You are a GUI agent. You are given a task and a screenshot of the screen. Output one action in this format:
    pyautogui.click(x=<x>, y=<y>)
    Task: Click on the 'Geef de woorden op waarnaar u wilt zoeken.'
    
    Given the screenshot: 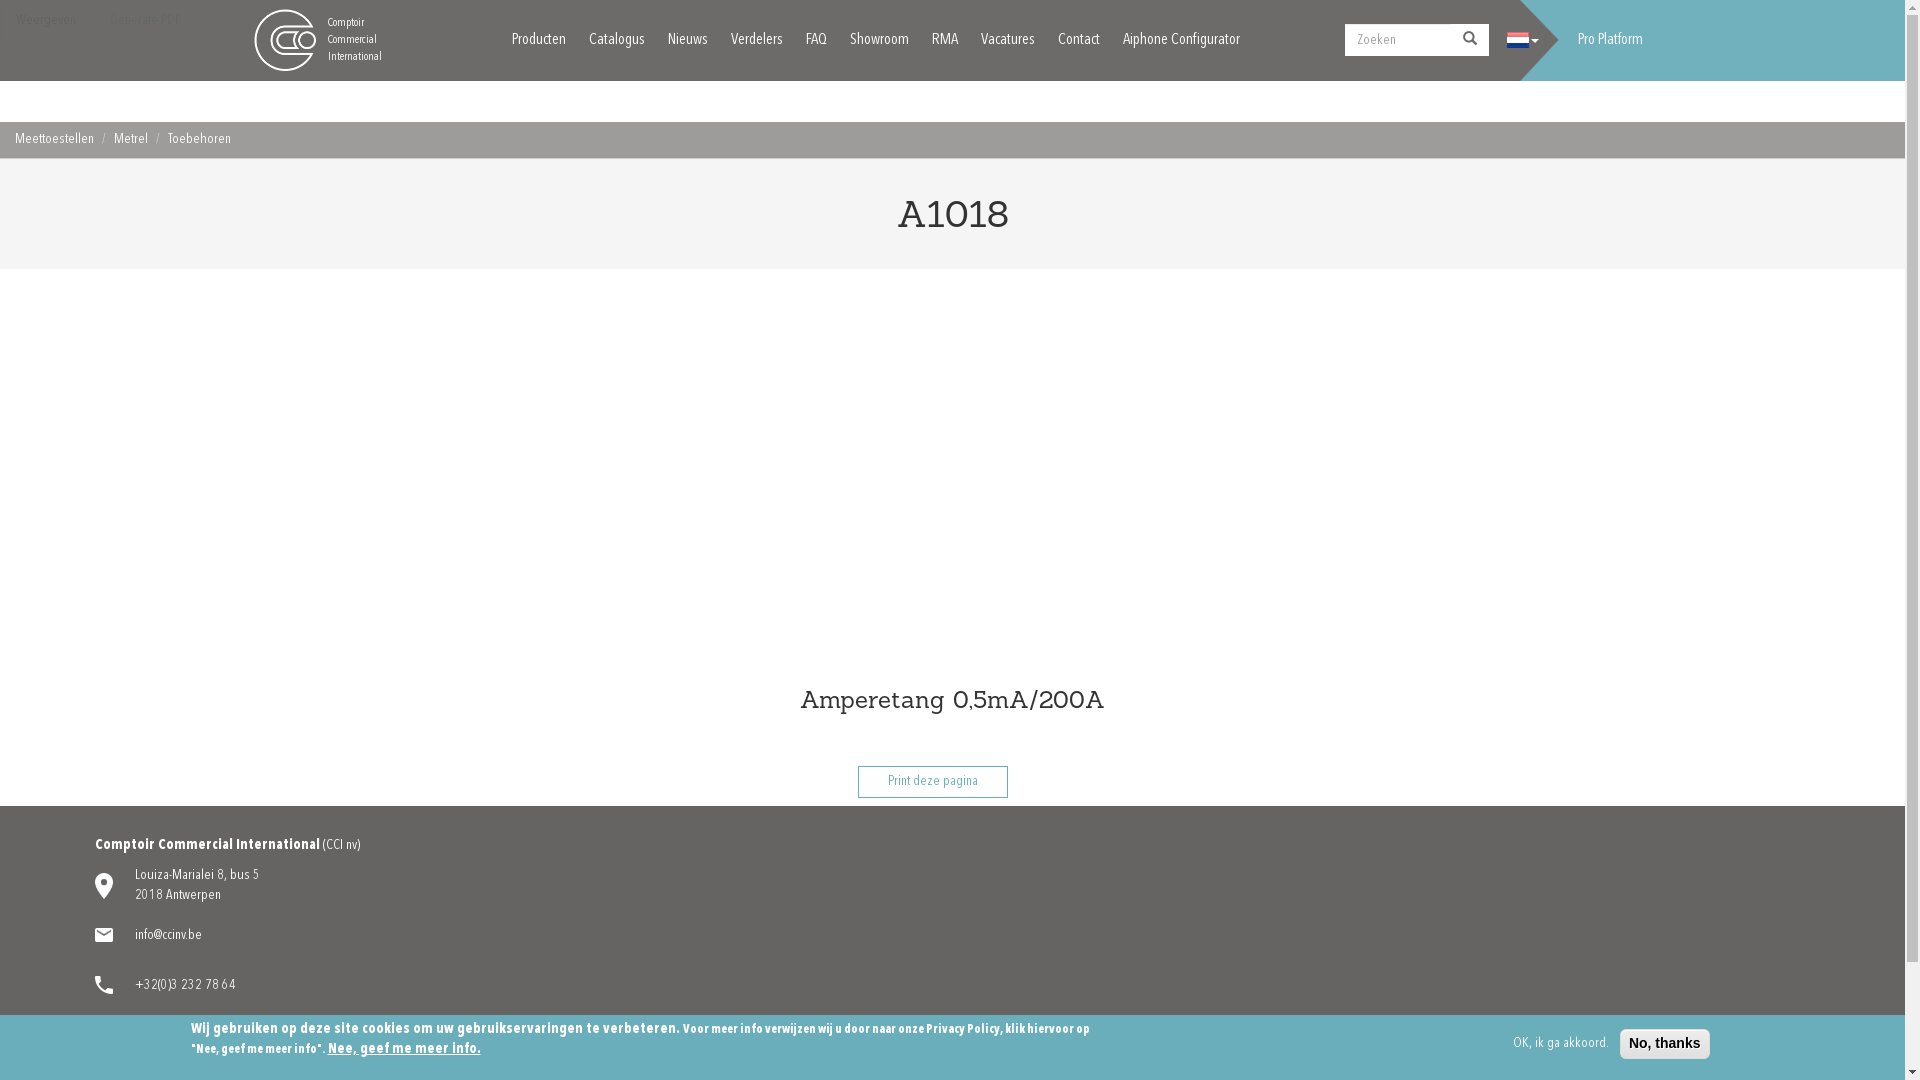 What is the action you would take?
    pyautogui.click(x=1344, y=39)
    